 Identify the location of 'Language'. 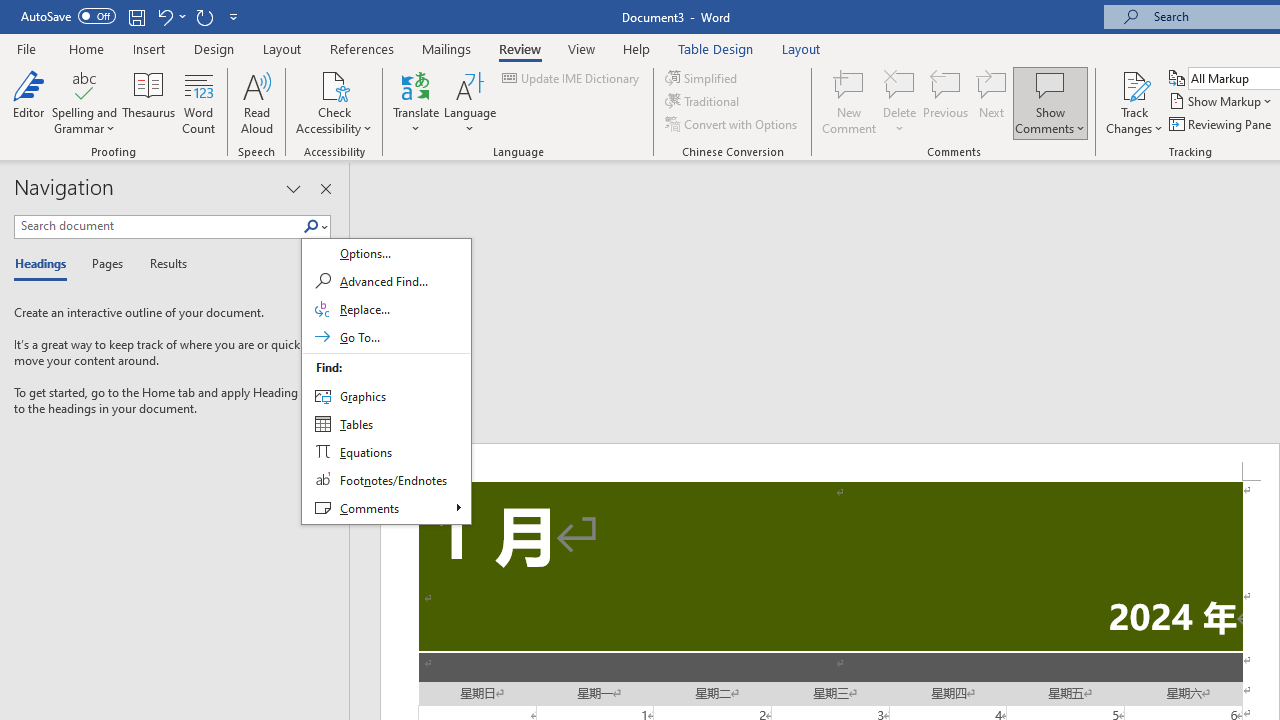
(469, 103).